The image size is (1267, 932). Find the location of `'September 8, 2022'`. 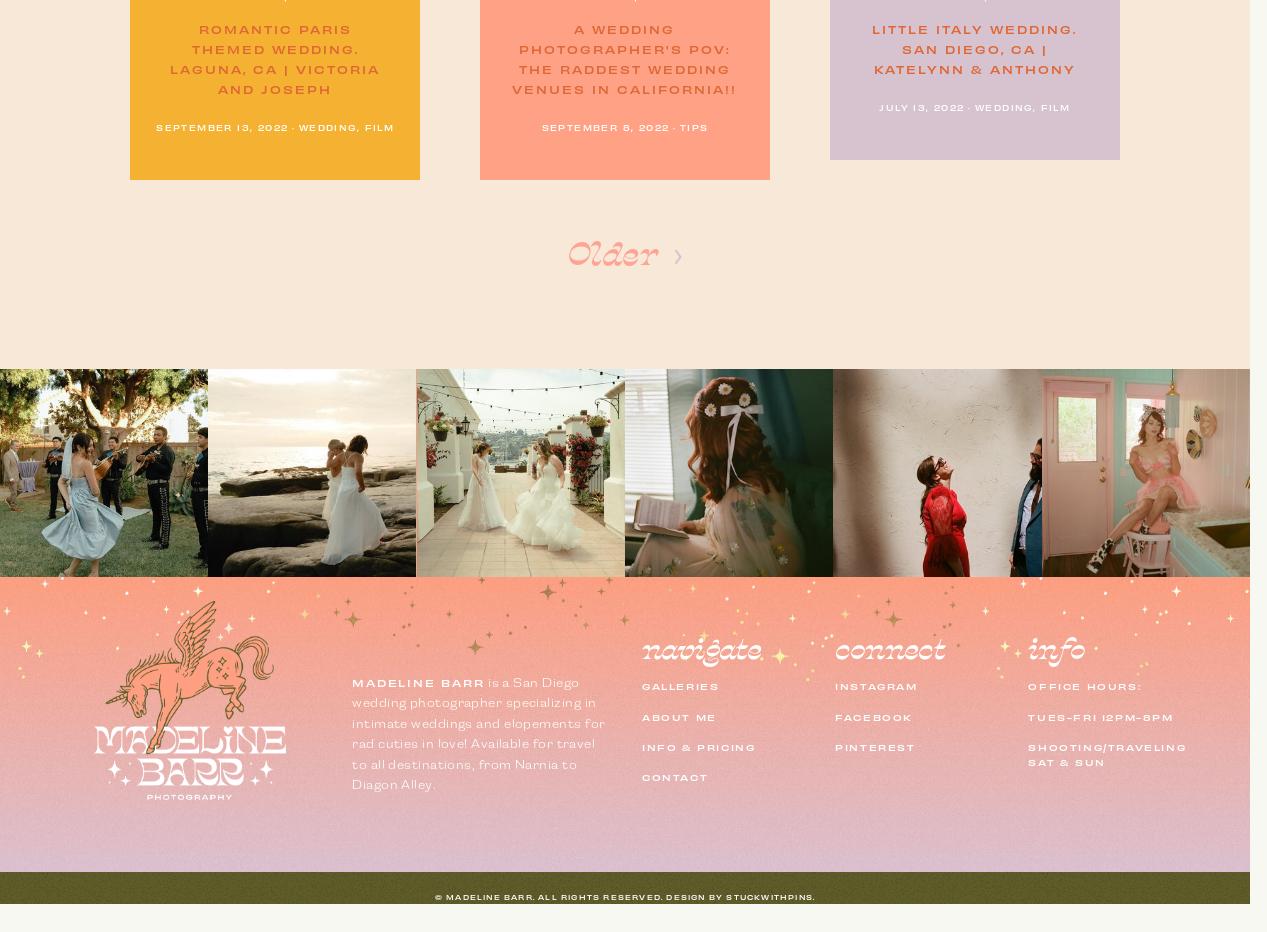

'September 8, 2022' is located at coordinates (603, 125).